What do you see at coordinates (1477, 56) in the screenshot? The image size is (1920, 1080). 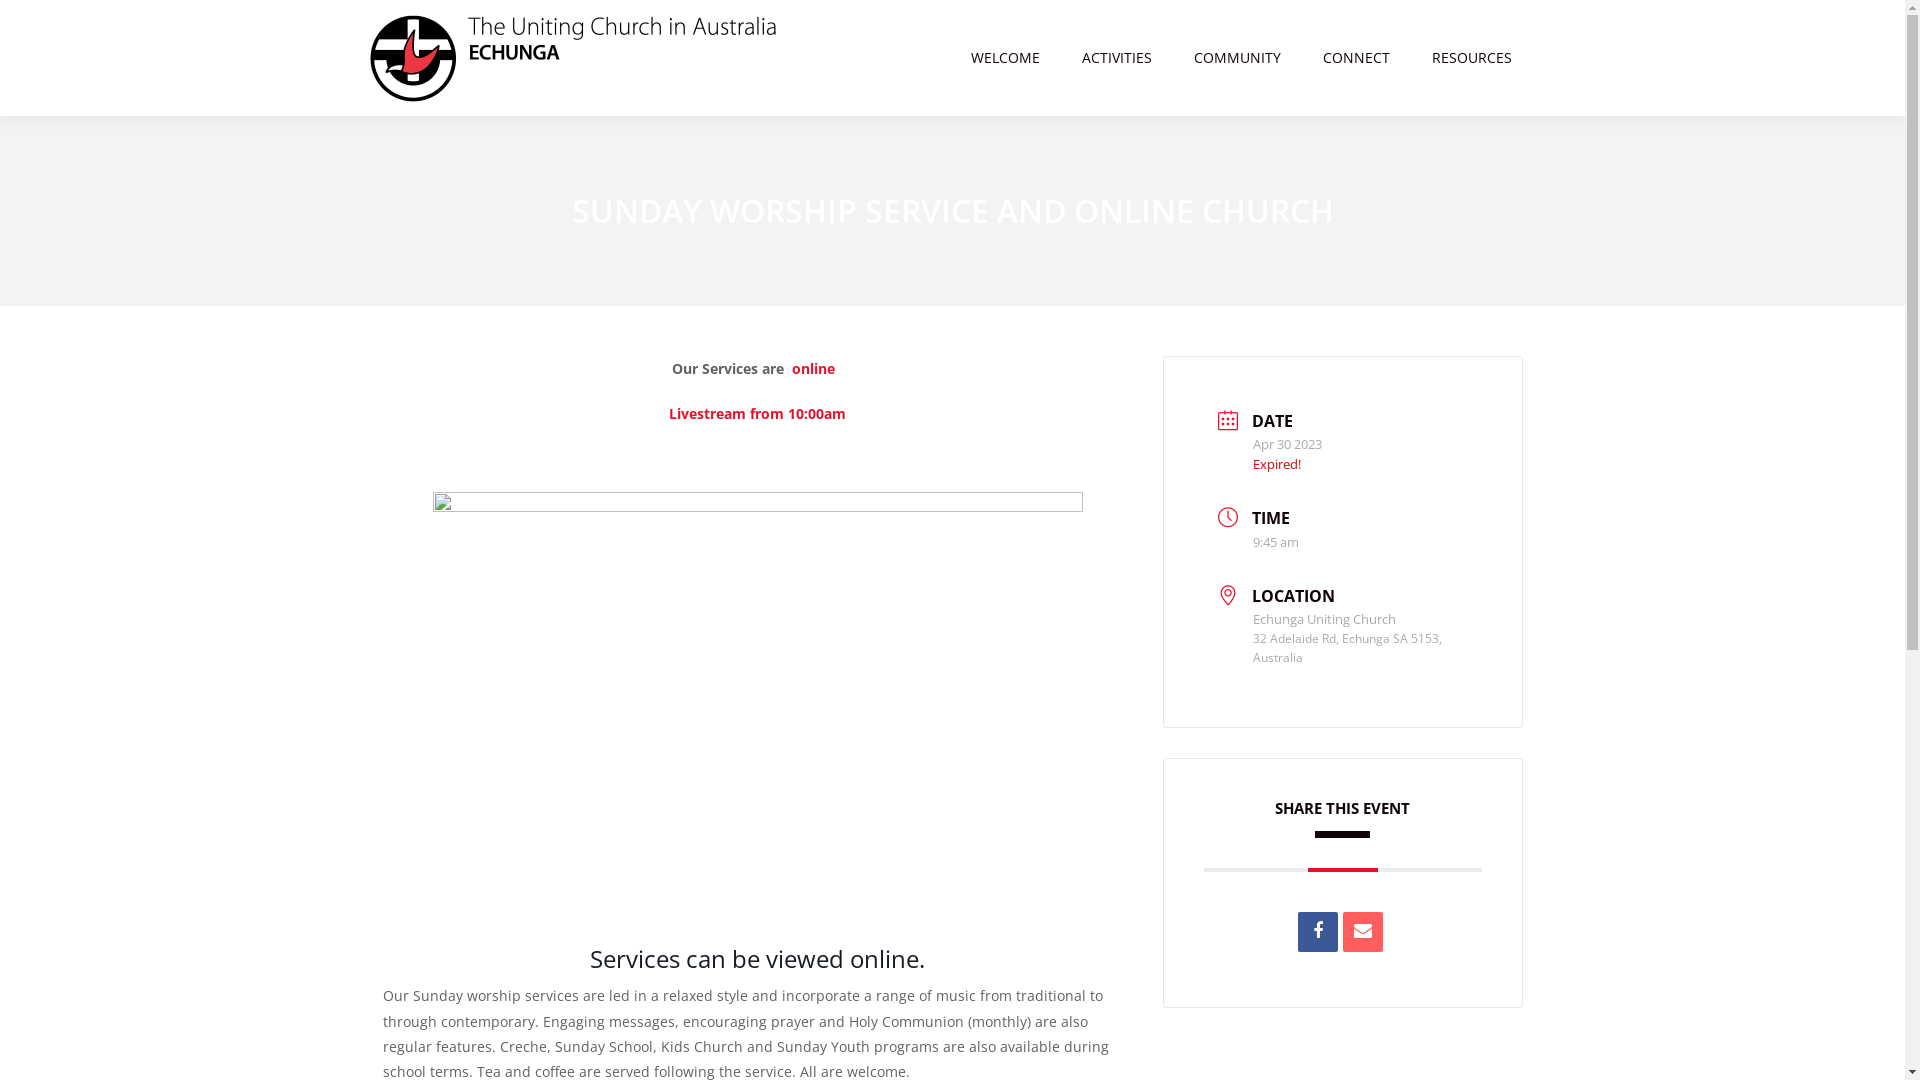 I see `'RESOURCES'` at bounding box center [1477, 56].